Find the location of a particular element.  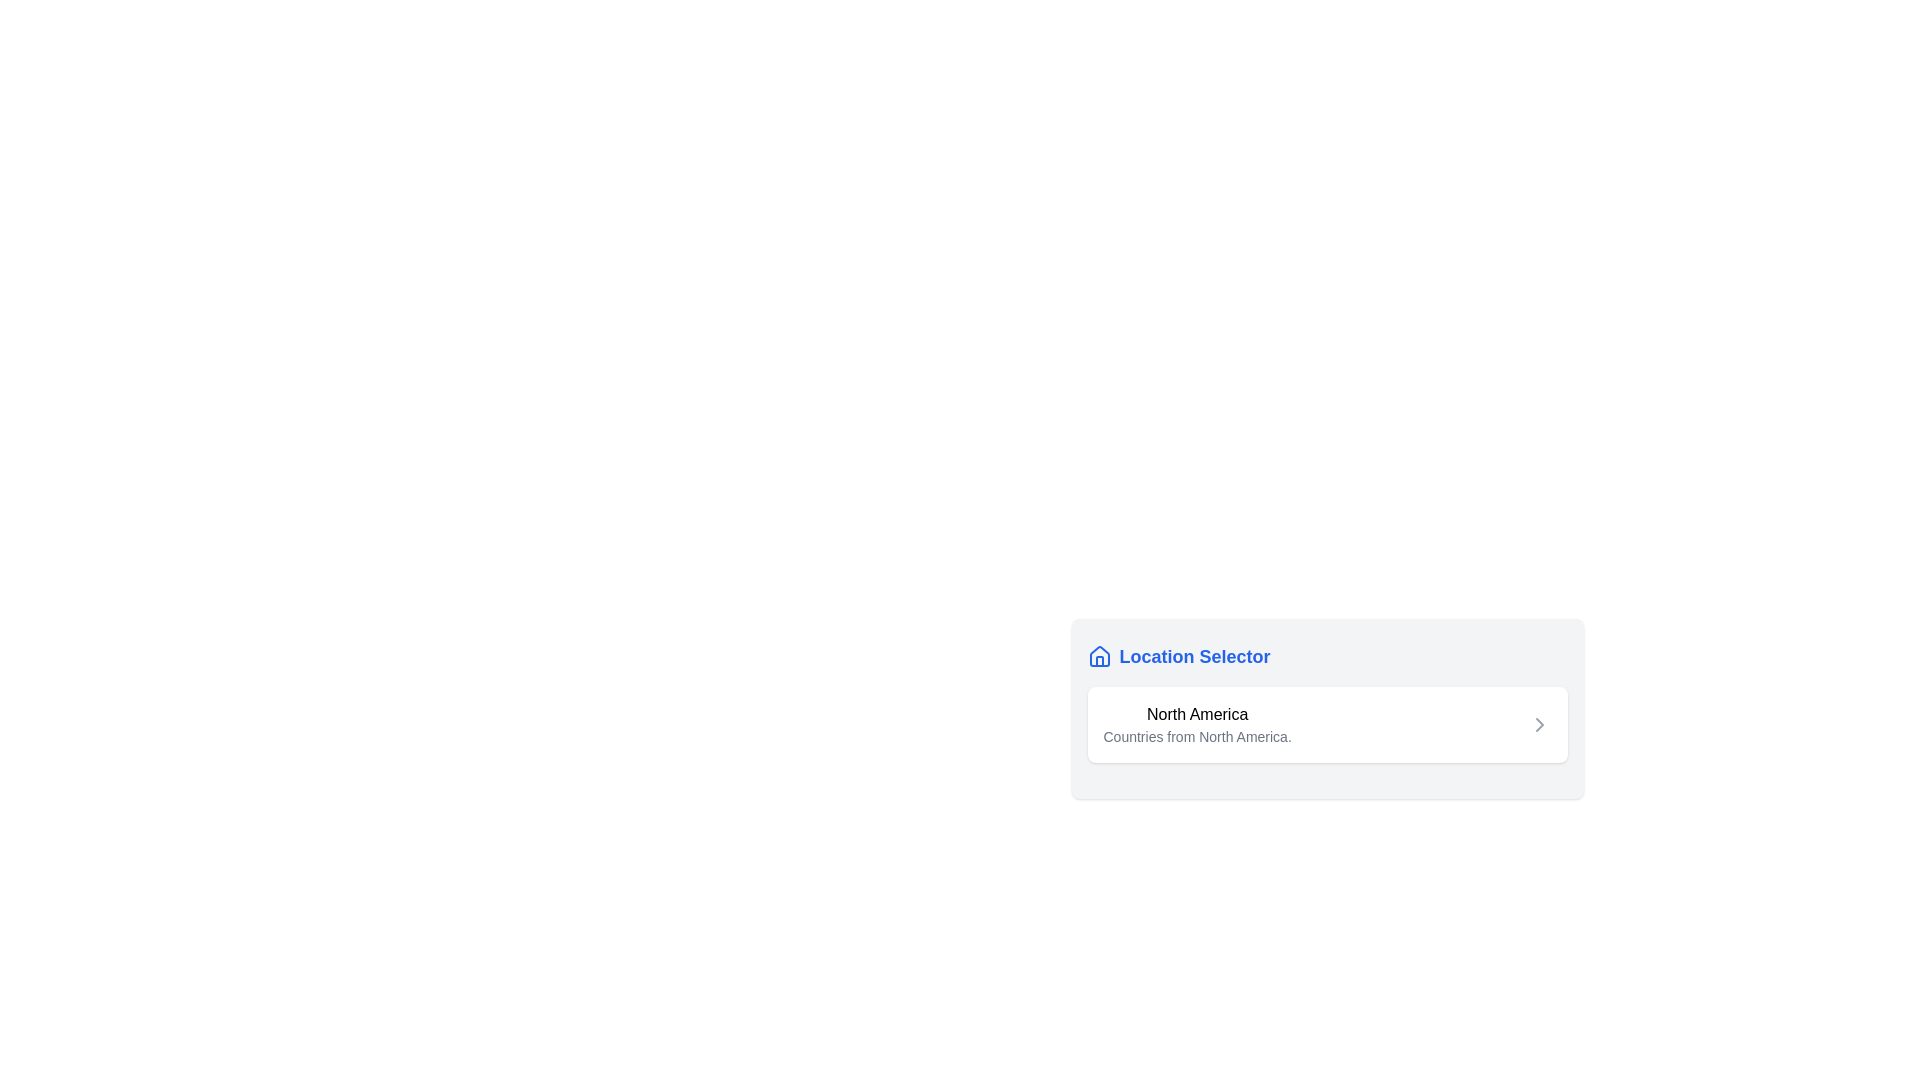

the chevron icon located at the far-right end of the card labeled 'North America' for a potential tooltip is located at coordinates (1538, 725).